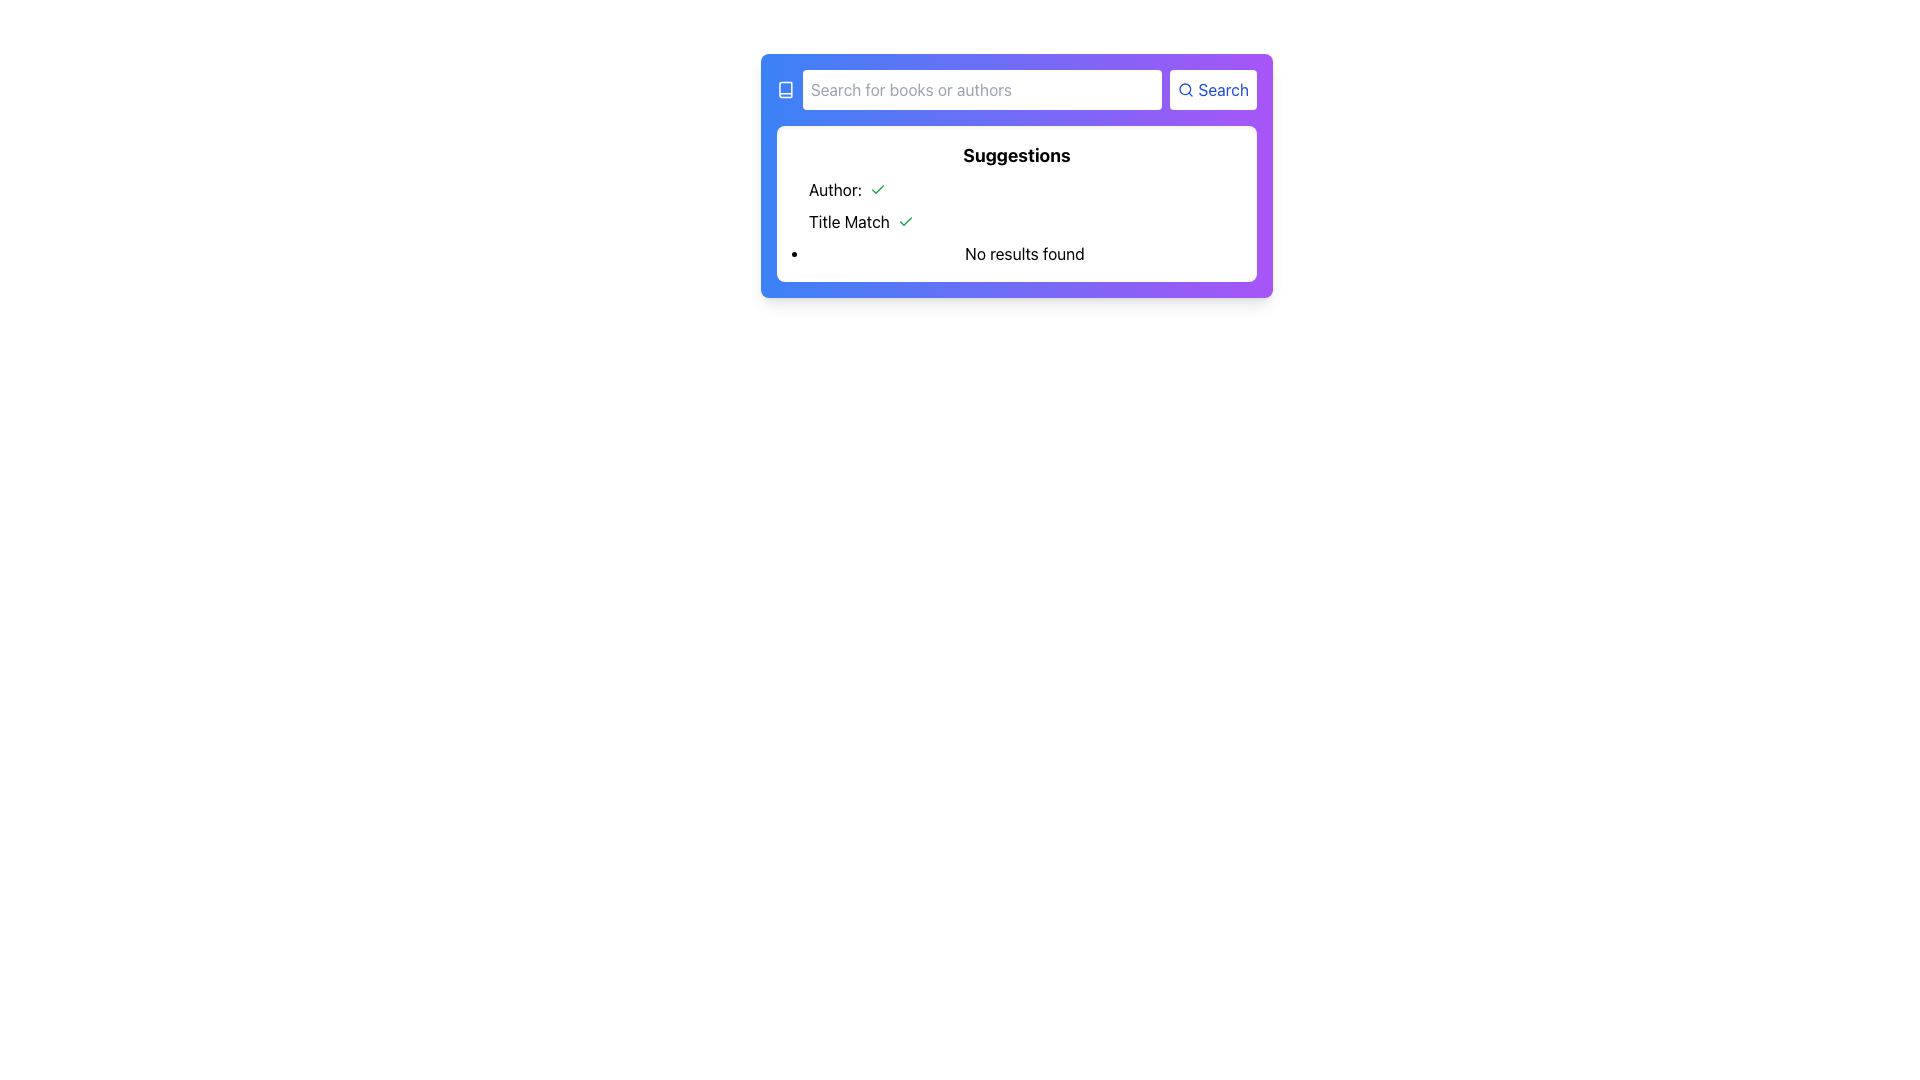 The image size is (1920, 1080). I want to click on the small book icon styled in white located at the leftmost side of the blue header bar, adjacent to the search input field, so click(784, 88).